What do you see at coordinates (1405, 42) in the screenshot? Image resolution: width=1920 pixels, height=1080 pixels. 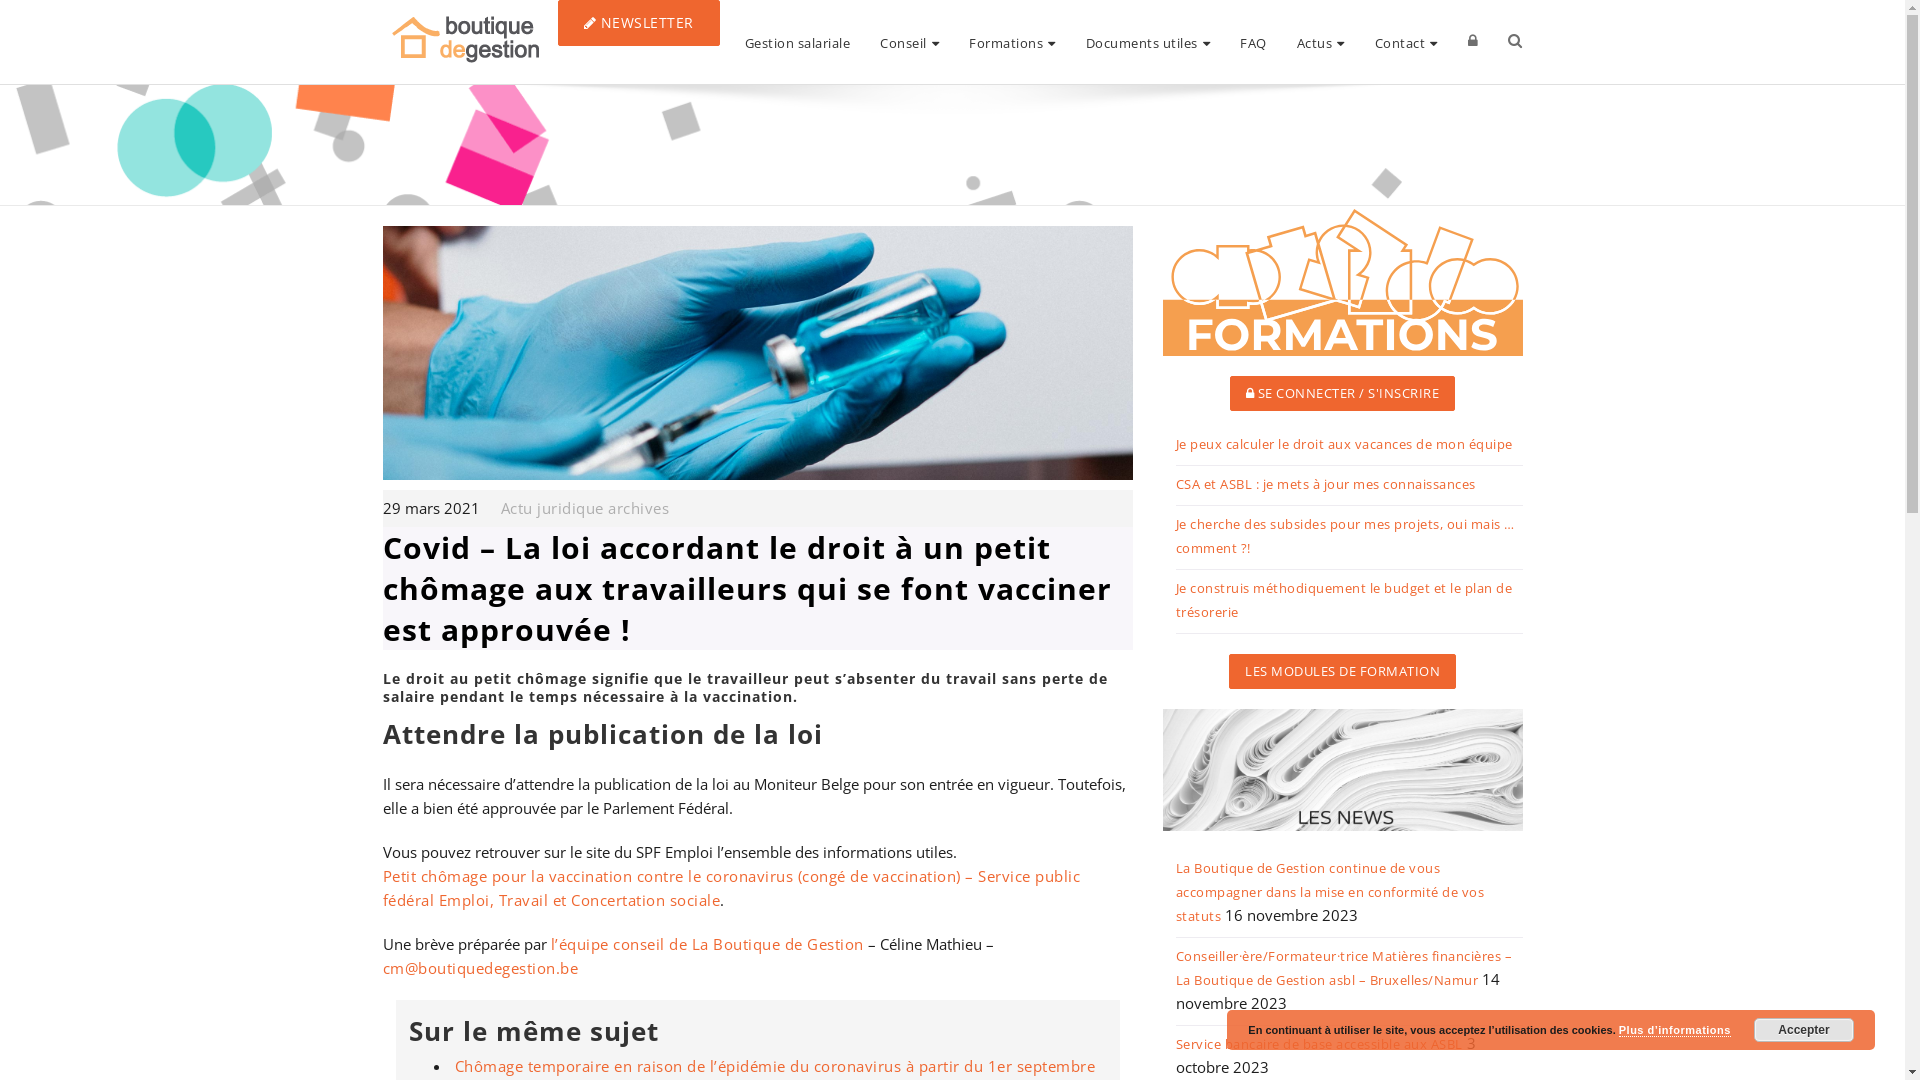 I see `'Contact'` at bounding box center [1405, 42].